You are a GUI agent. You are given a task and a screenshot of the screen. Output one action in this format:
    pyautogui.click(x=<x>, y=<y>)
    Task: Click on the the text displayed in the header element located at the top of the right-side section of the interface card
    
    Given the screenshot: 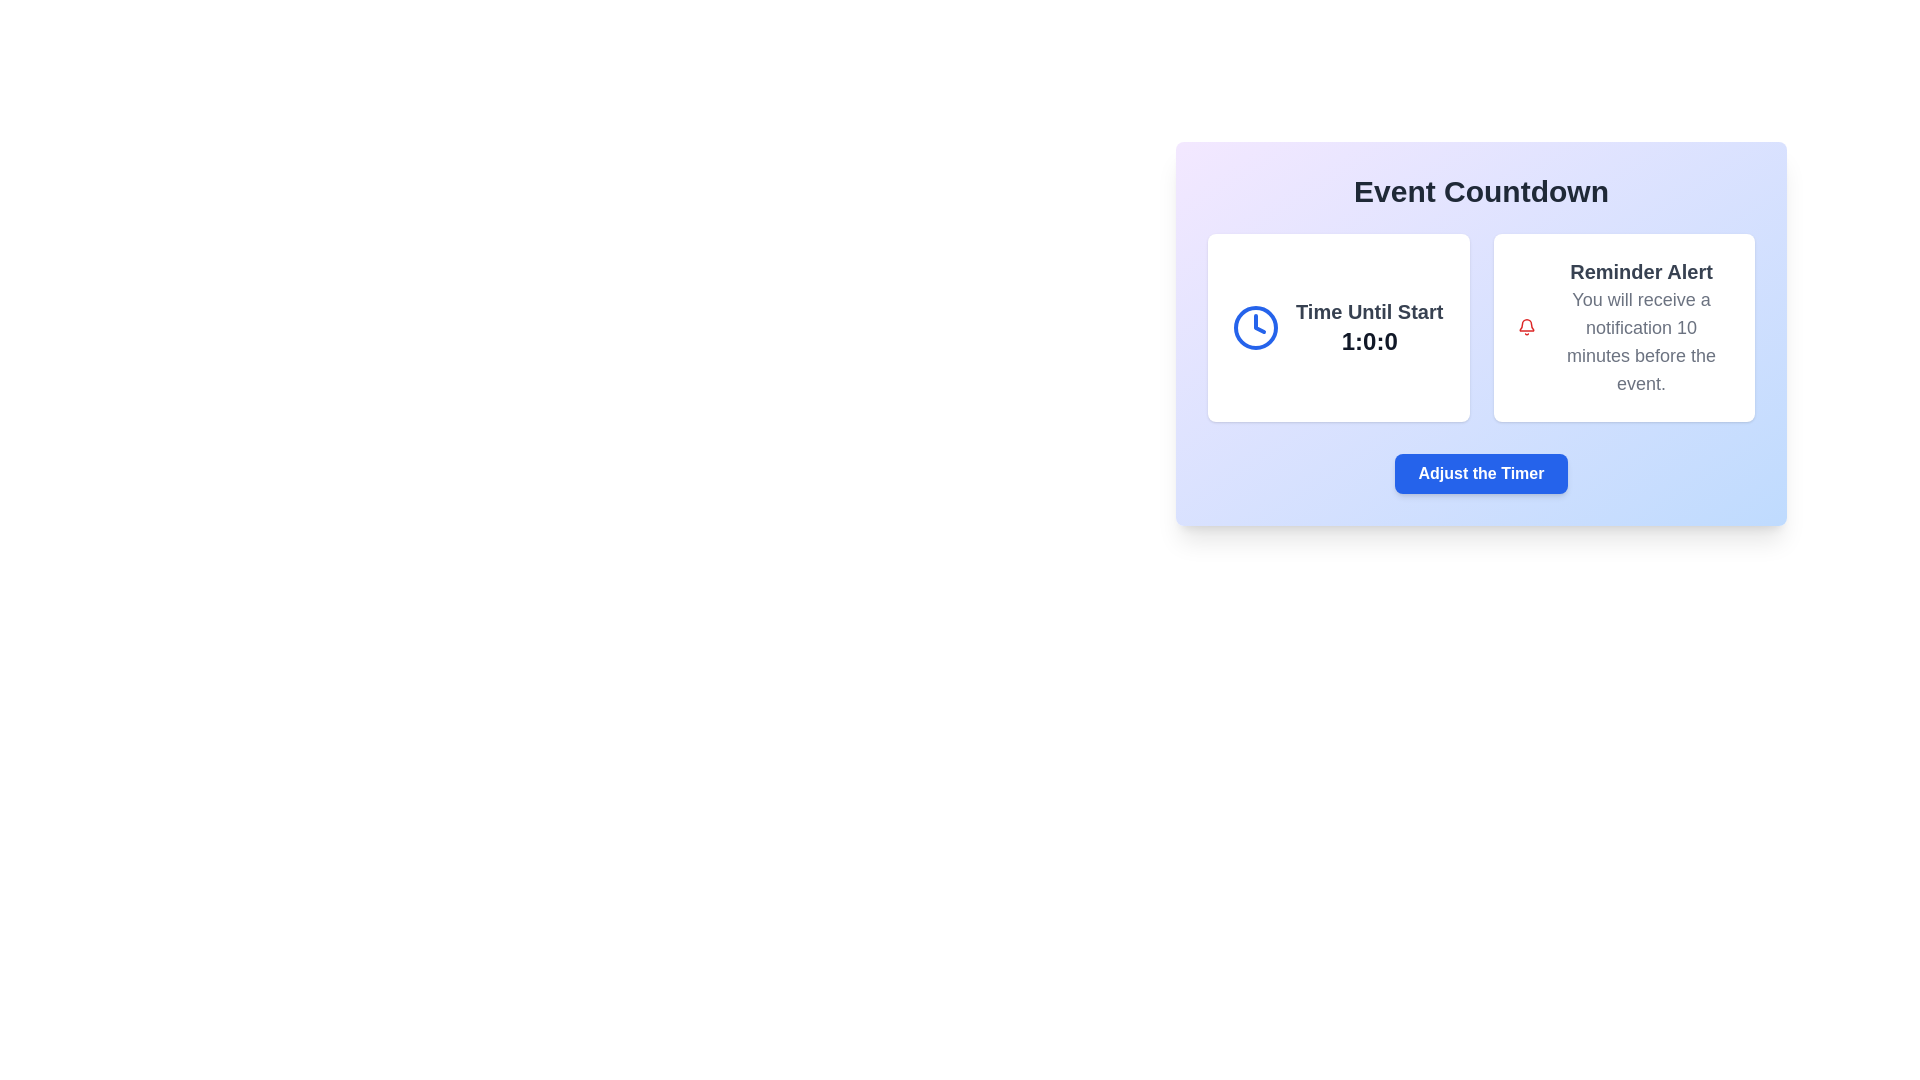 What is the action you would take?
    pyautogui.click(x=1641, y=272)
    